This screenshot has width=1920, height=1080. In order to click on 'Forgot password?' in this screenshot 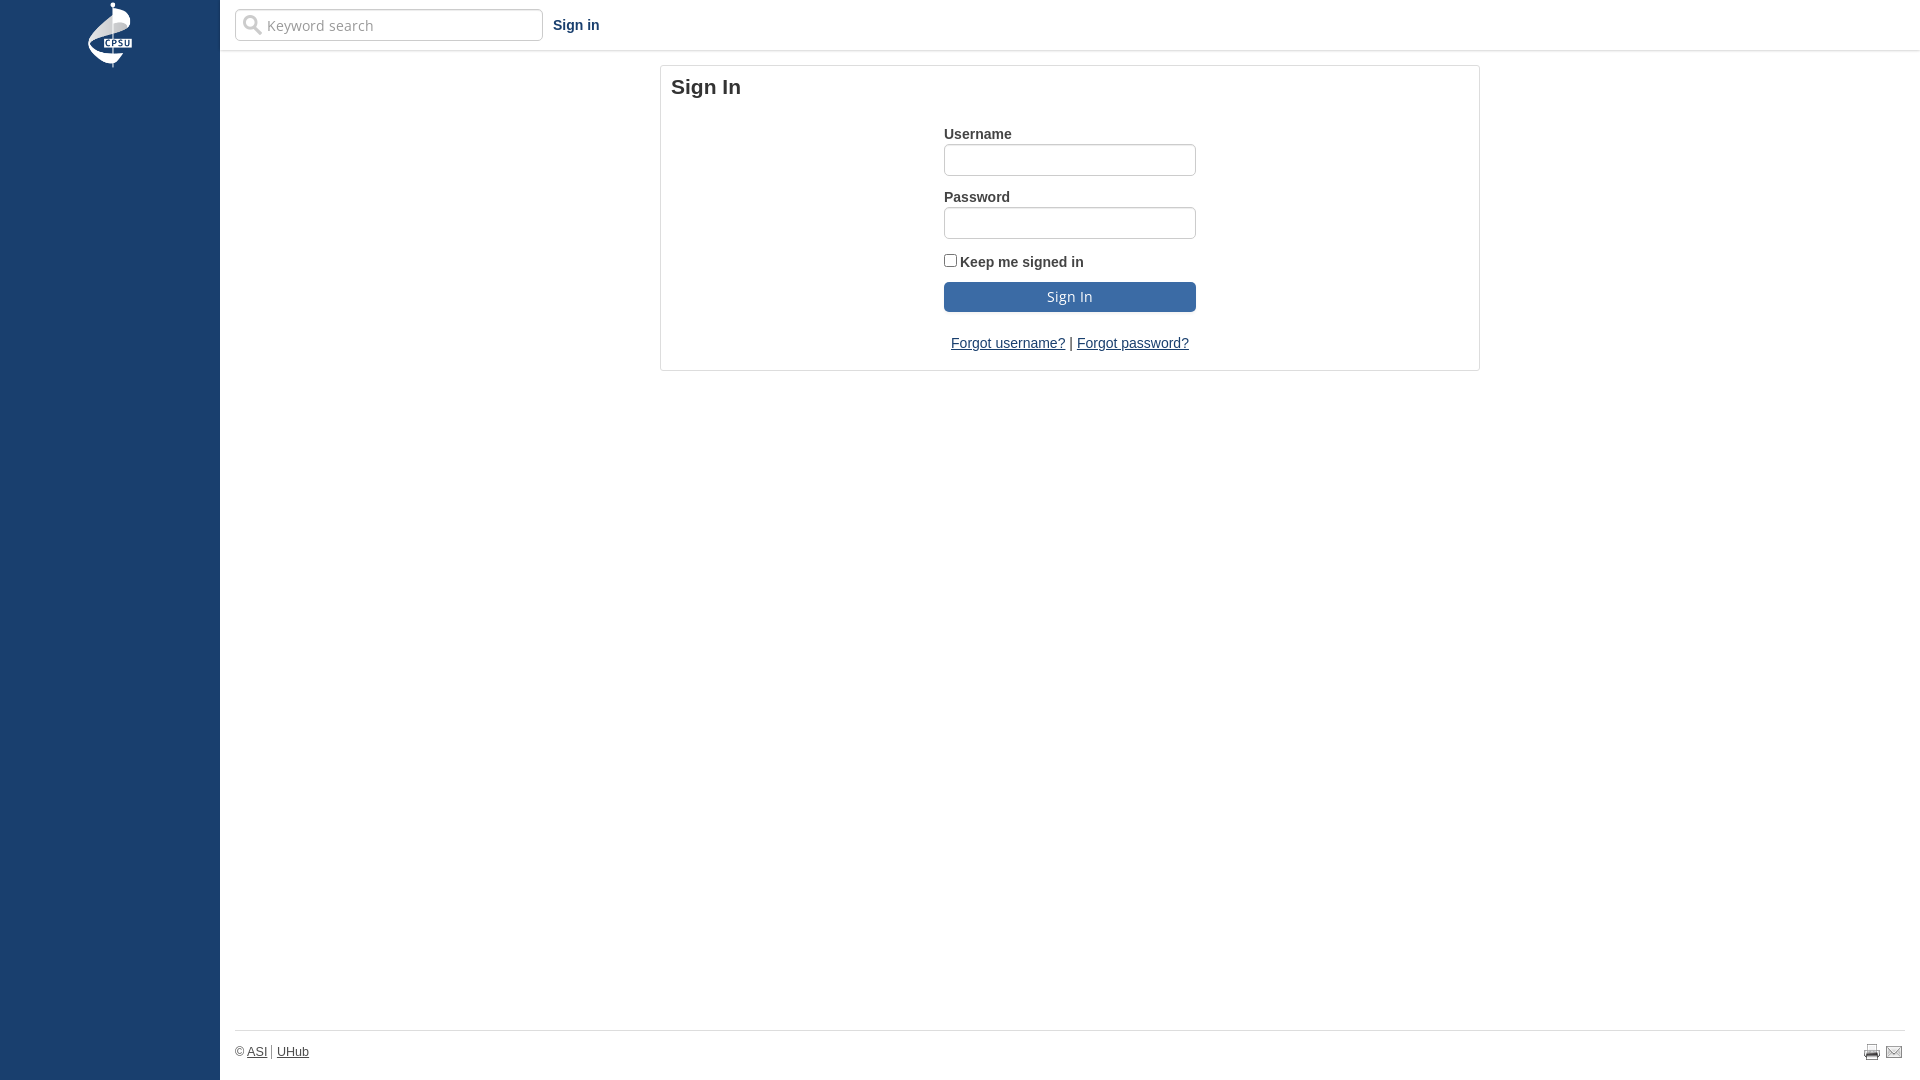, I will do `click(1075, 342)`.